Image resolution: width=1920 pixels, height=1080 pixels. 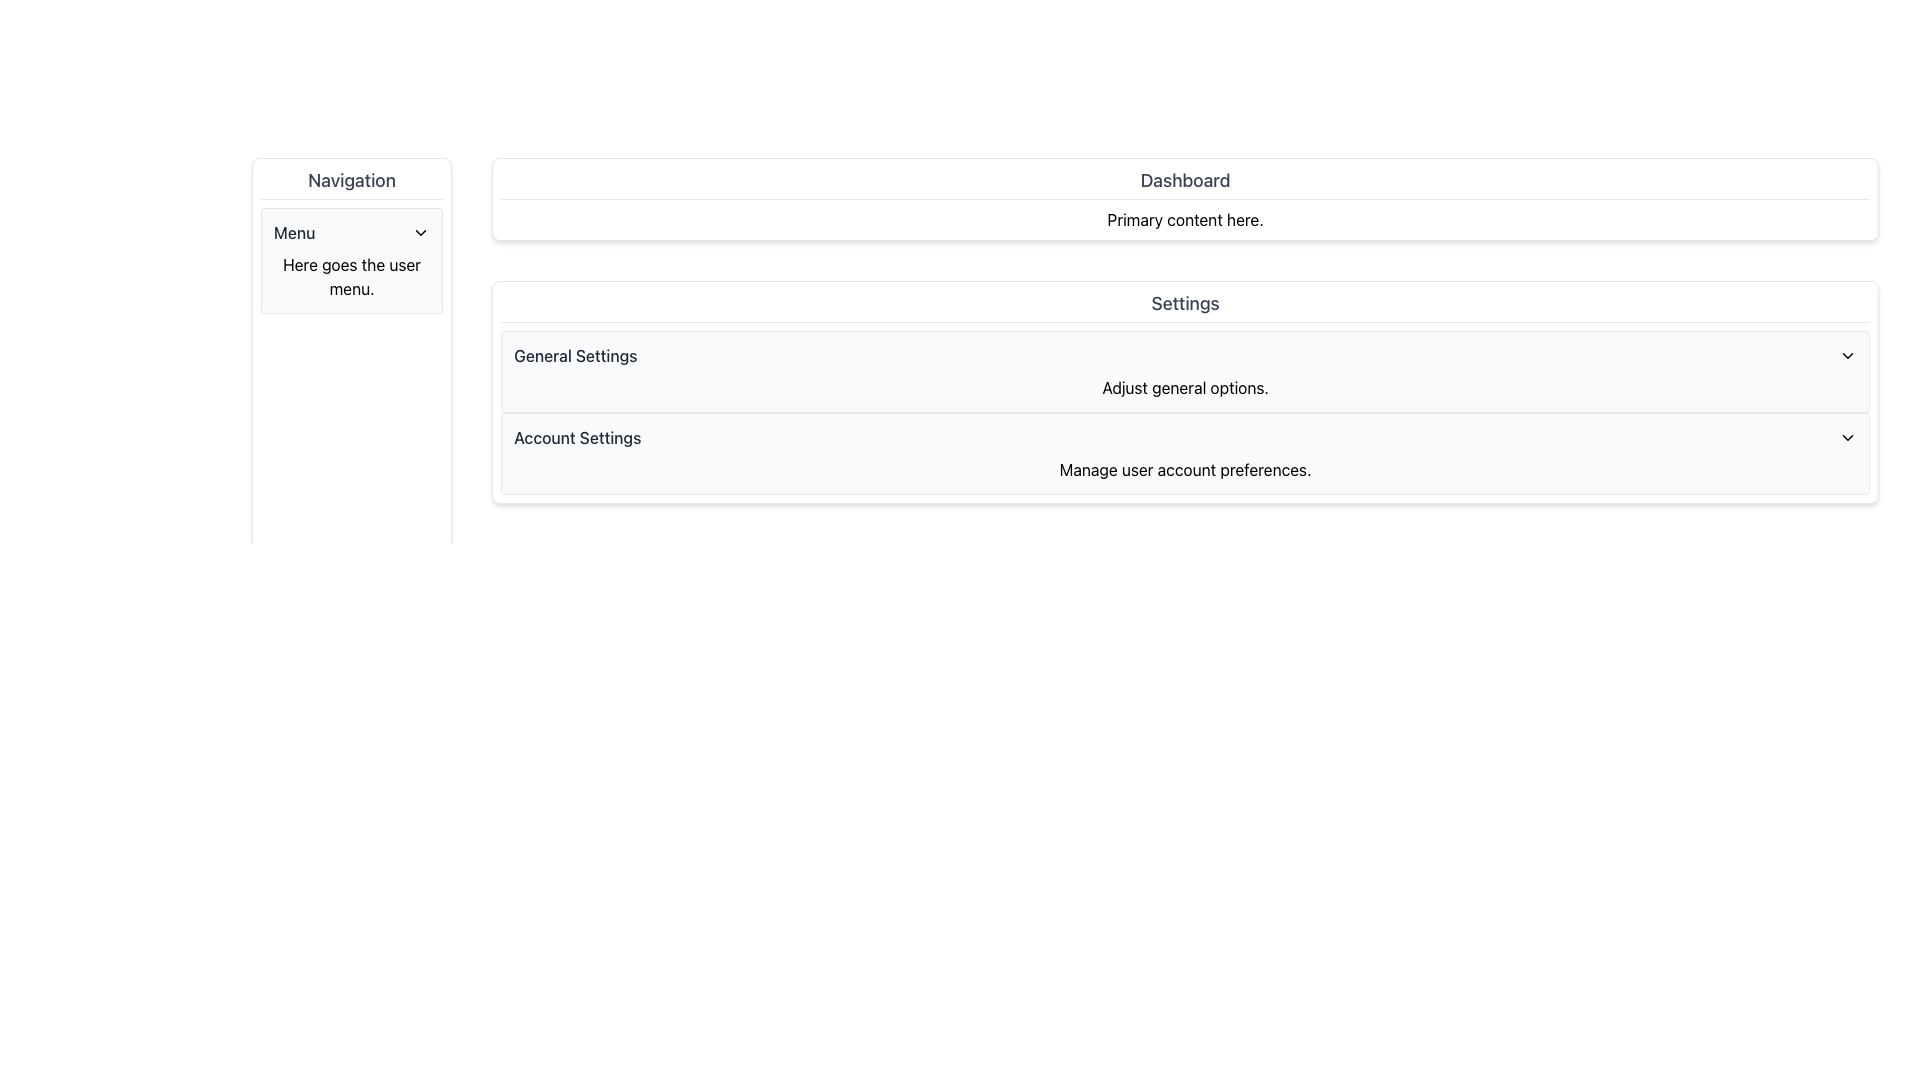 I want to click on the 'Account Settings' text label, which is displayed in gray and is part of the 'Settings' section, located below the 'Settings' header, so click(x=576, y=437).